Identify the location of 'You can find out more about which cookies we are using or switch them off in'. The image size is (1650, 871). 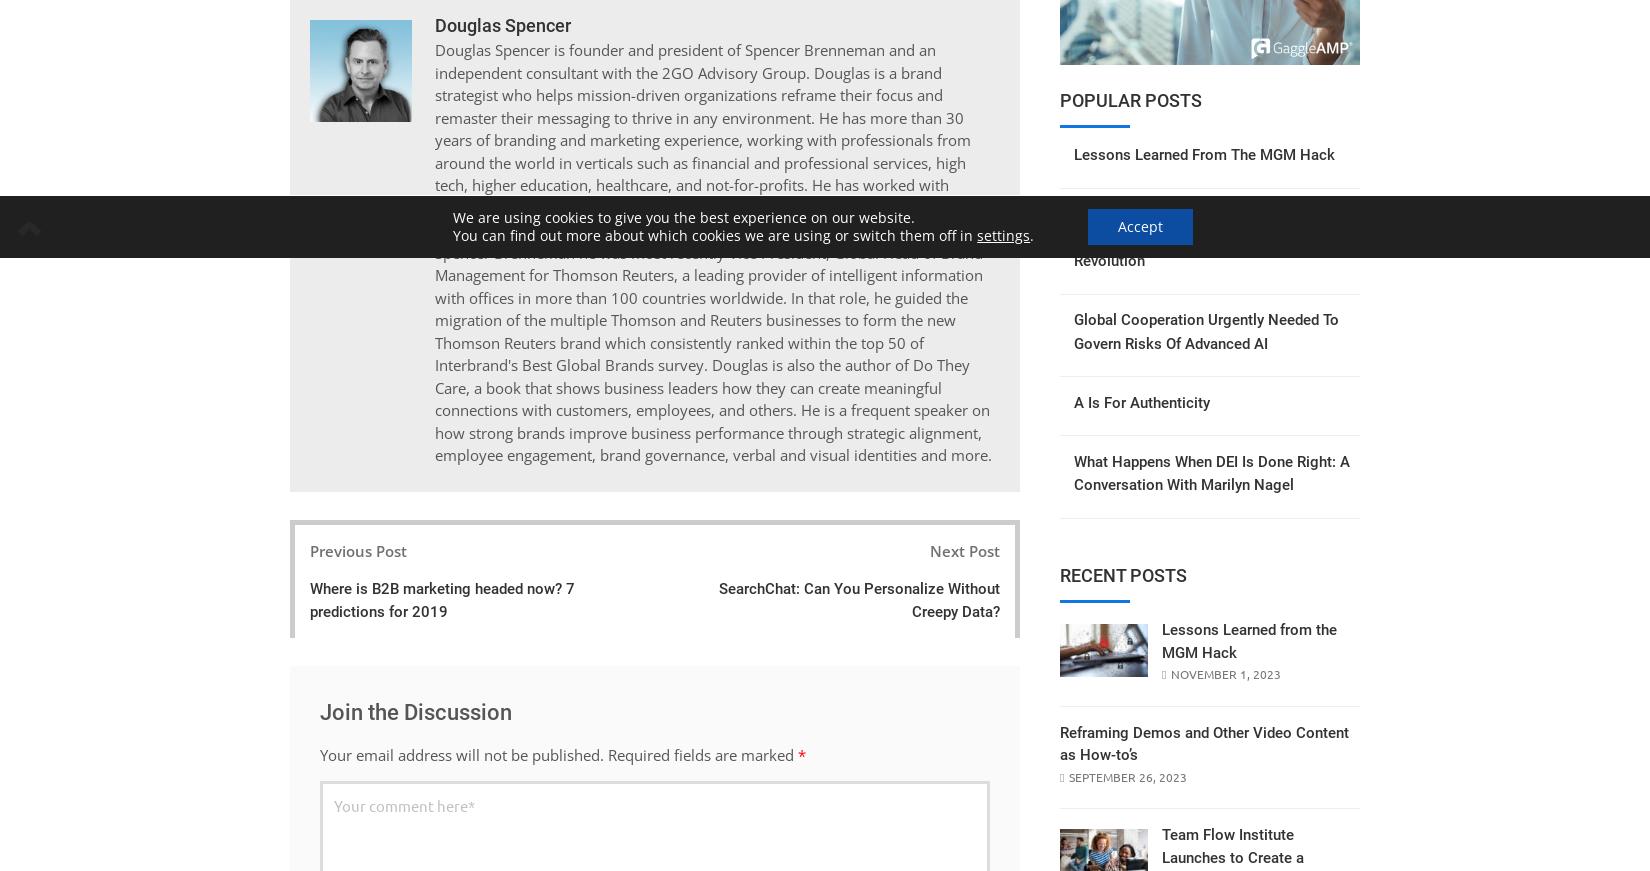
(713, 235).